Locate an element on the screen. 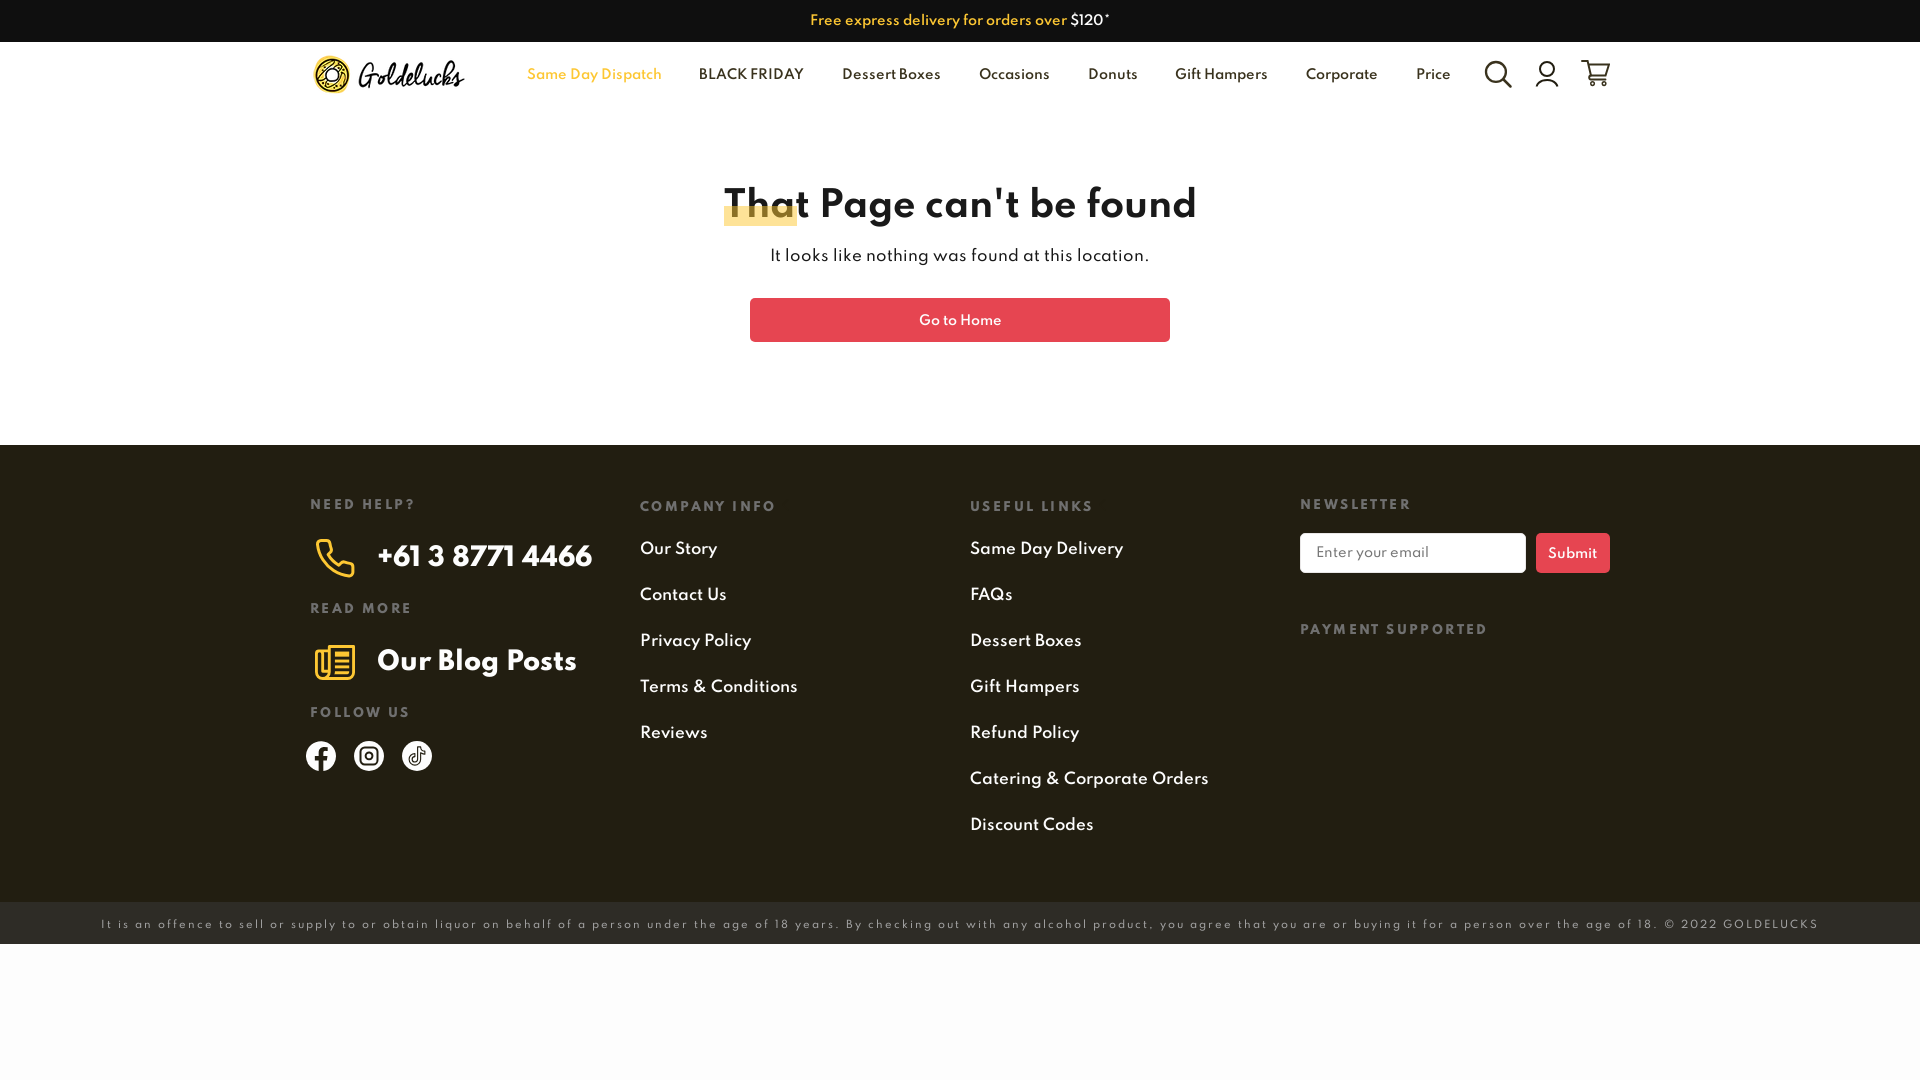 The image size is (1920, 1080). 'Occasions' is located at coordinates (970, 74).